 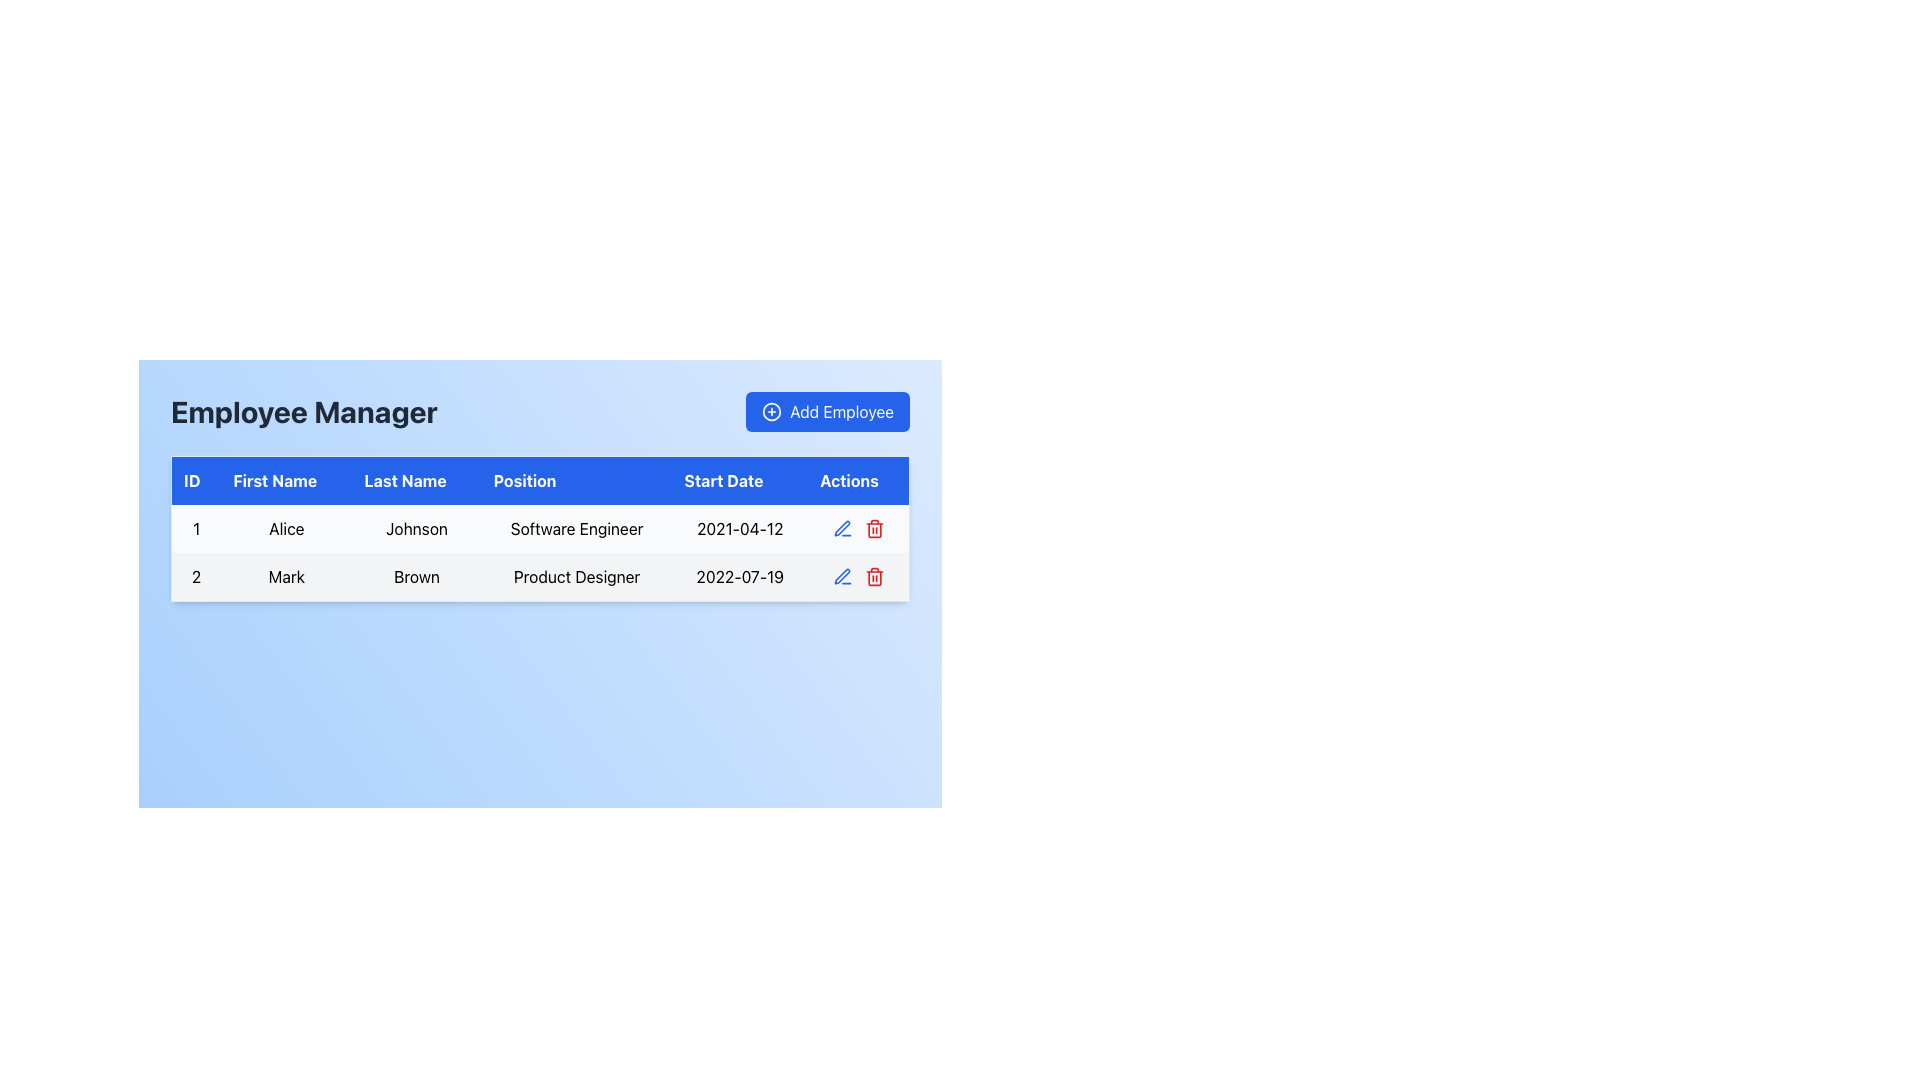 I want to click on the 'Actions' column header, which is the last column in the table and located to the right of the 'Start Date' column header, so click(x=858, y=480).